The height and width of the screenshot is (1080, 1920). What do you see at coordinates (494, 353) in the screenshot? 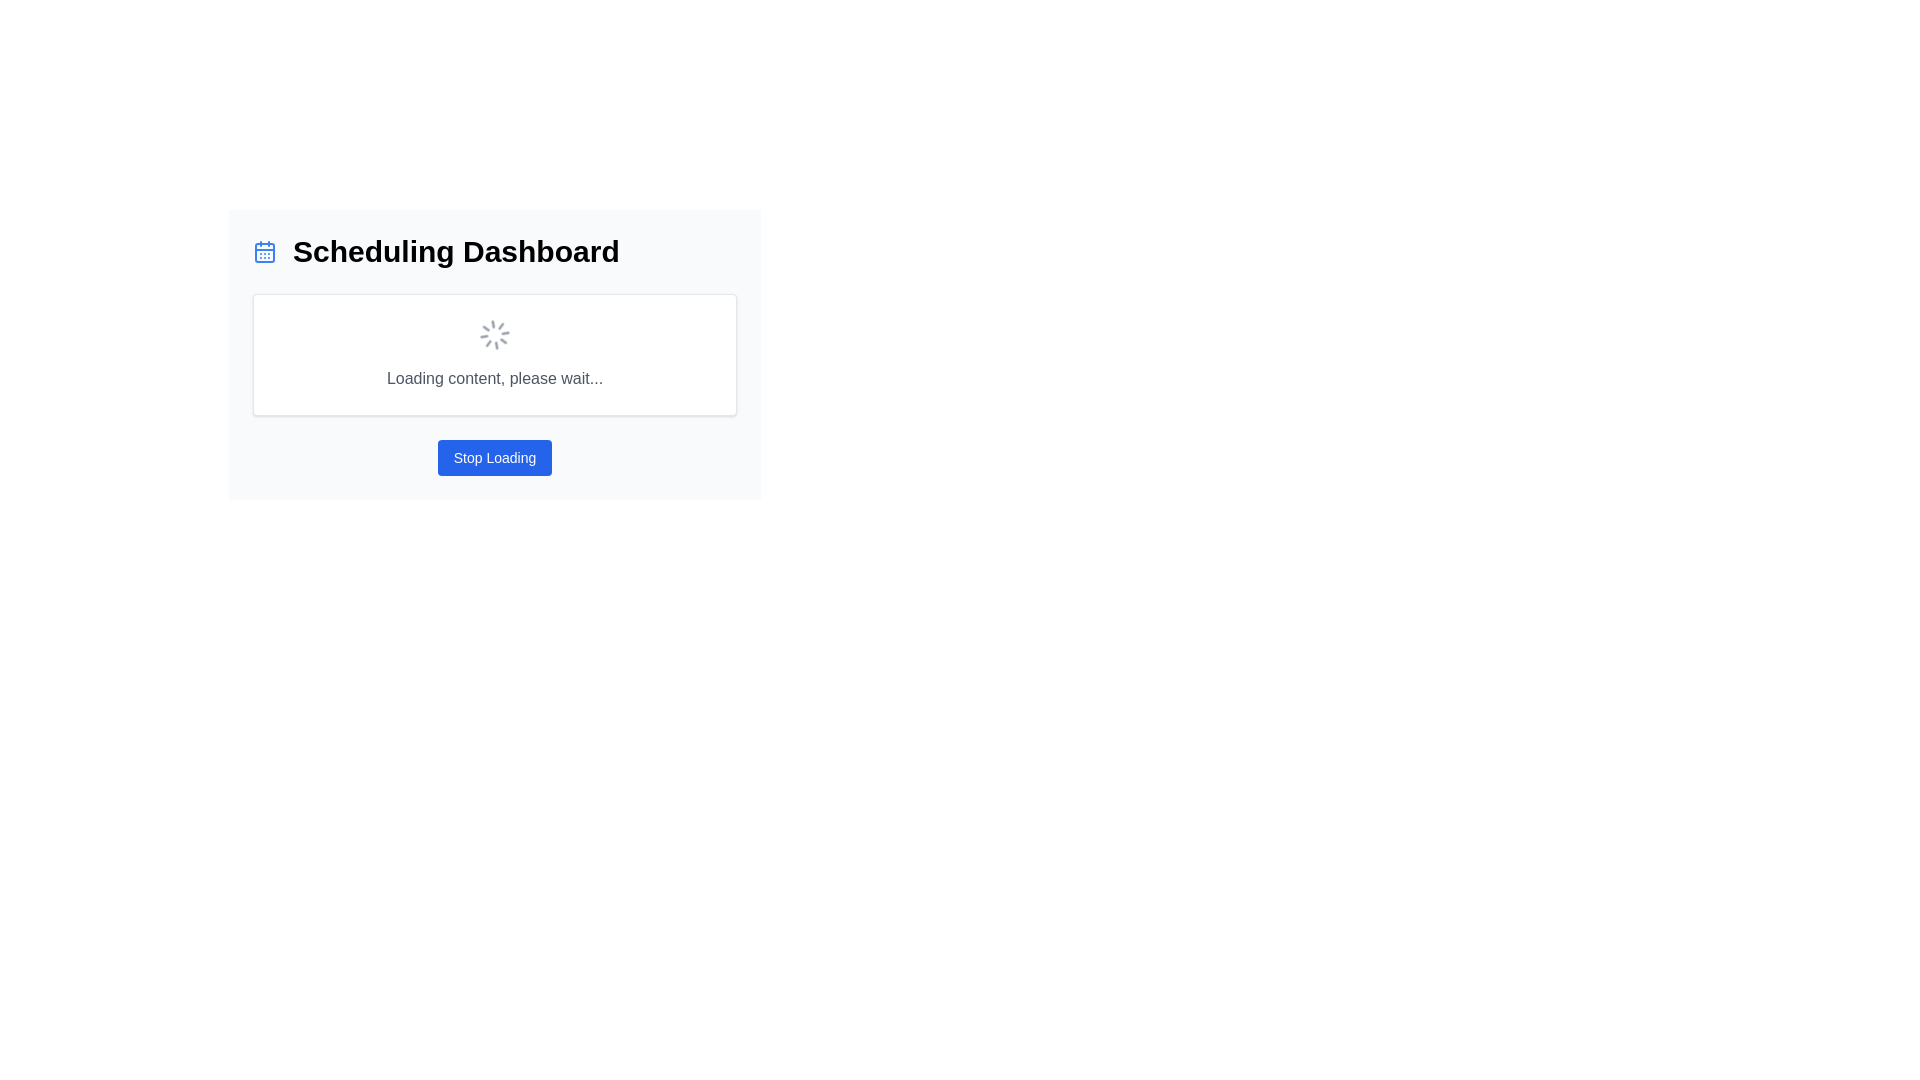
I see `displayed text from the loading indicator with the message 'Loading content, please wait...' which is centrally located below the 'Scheduling Dashboard' headline and above the 'Stop Loading' button` at bounding box center [494, 353].